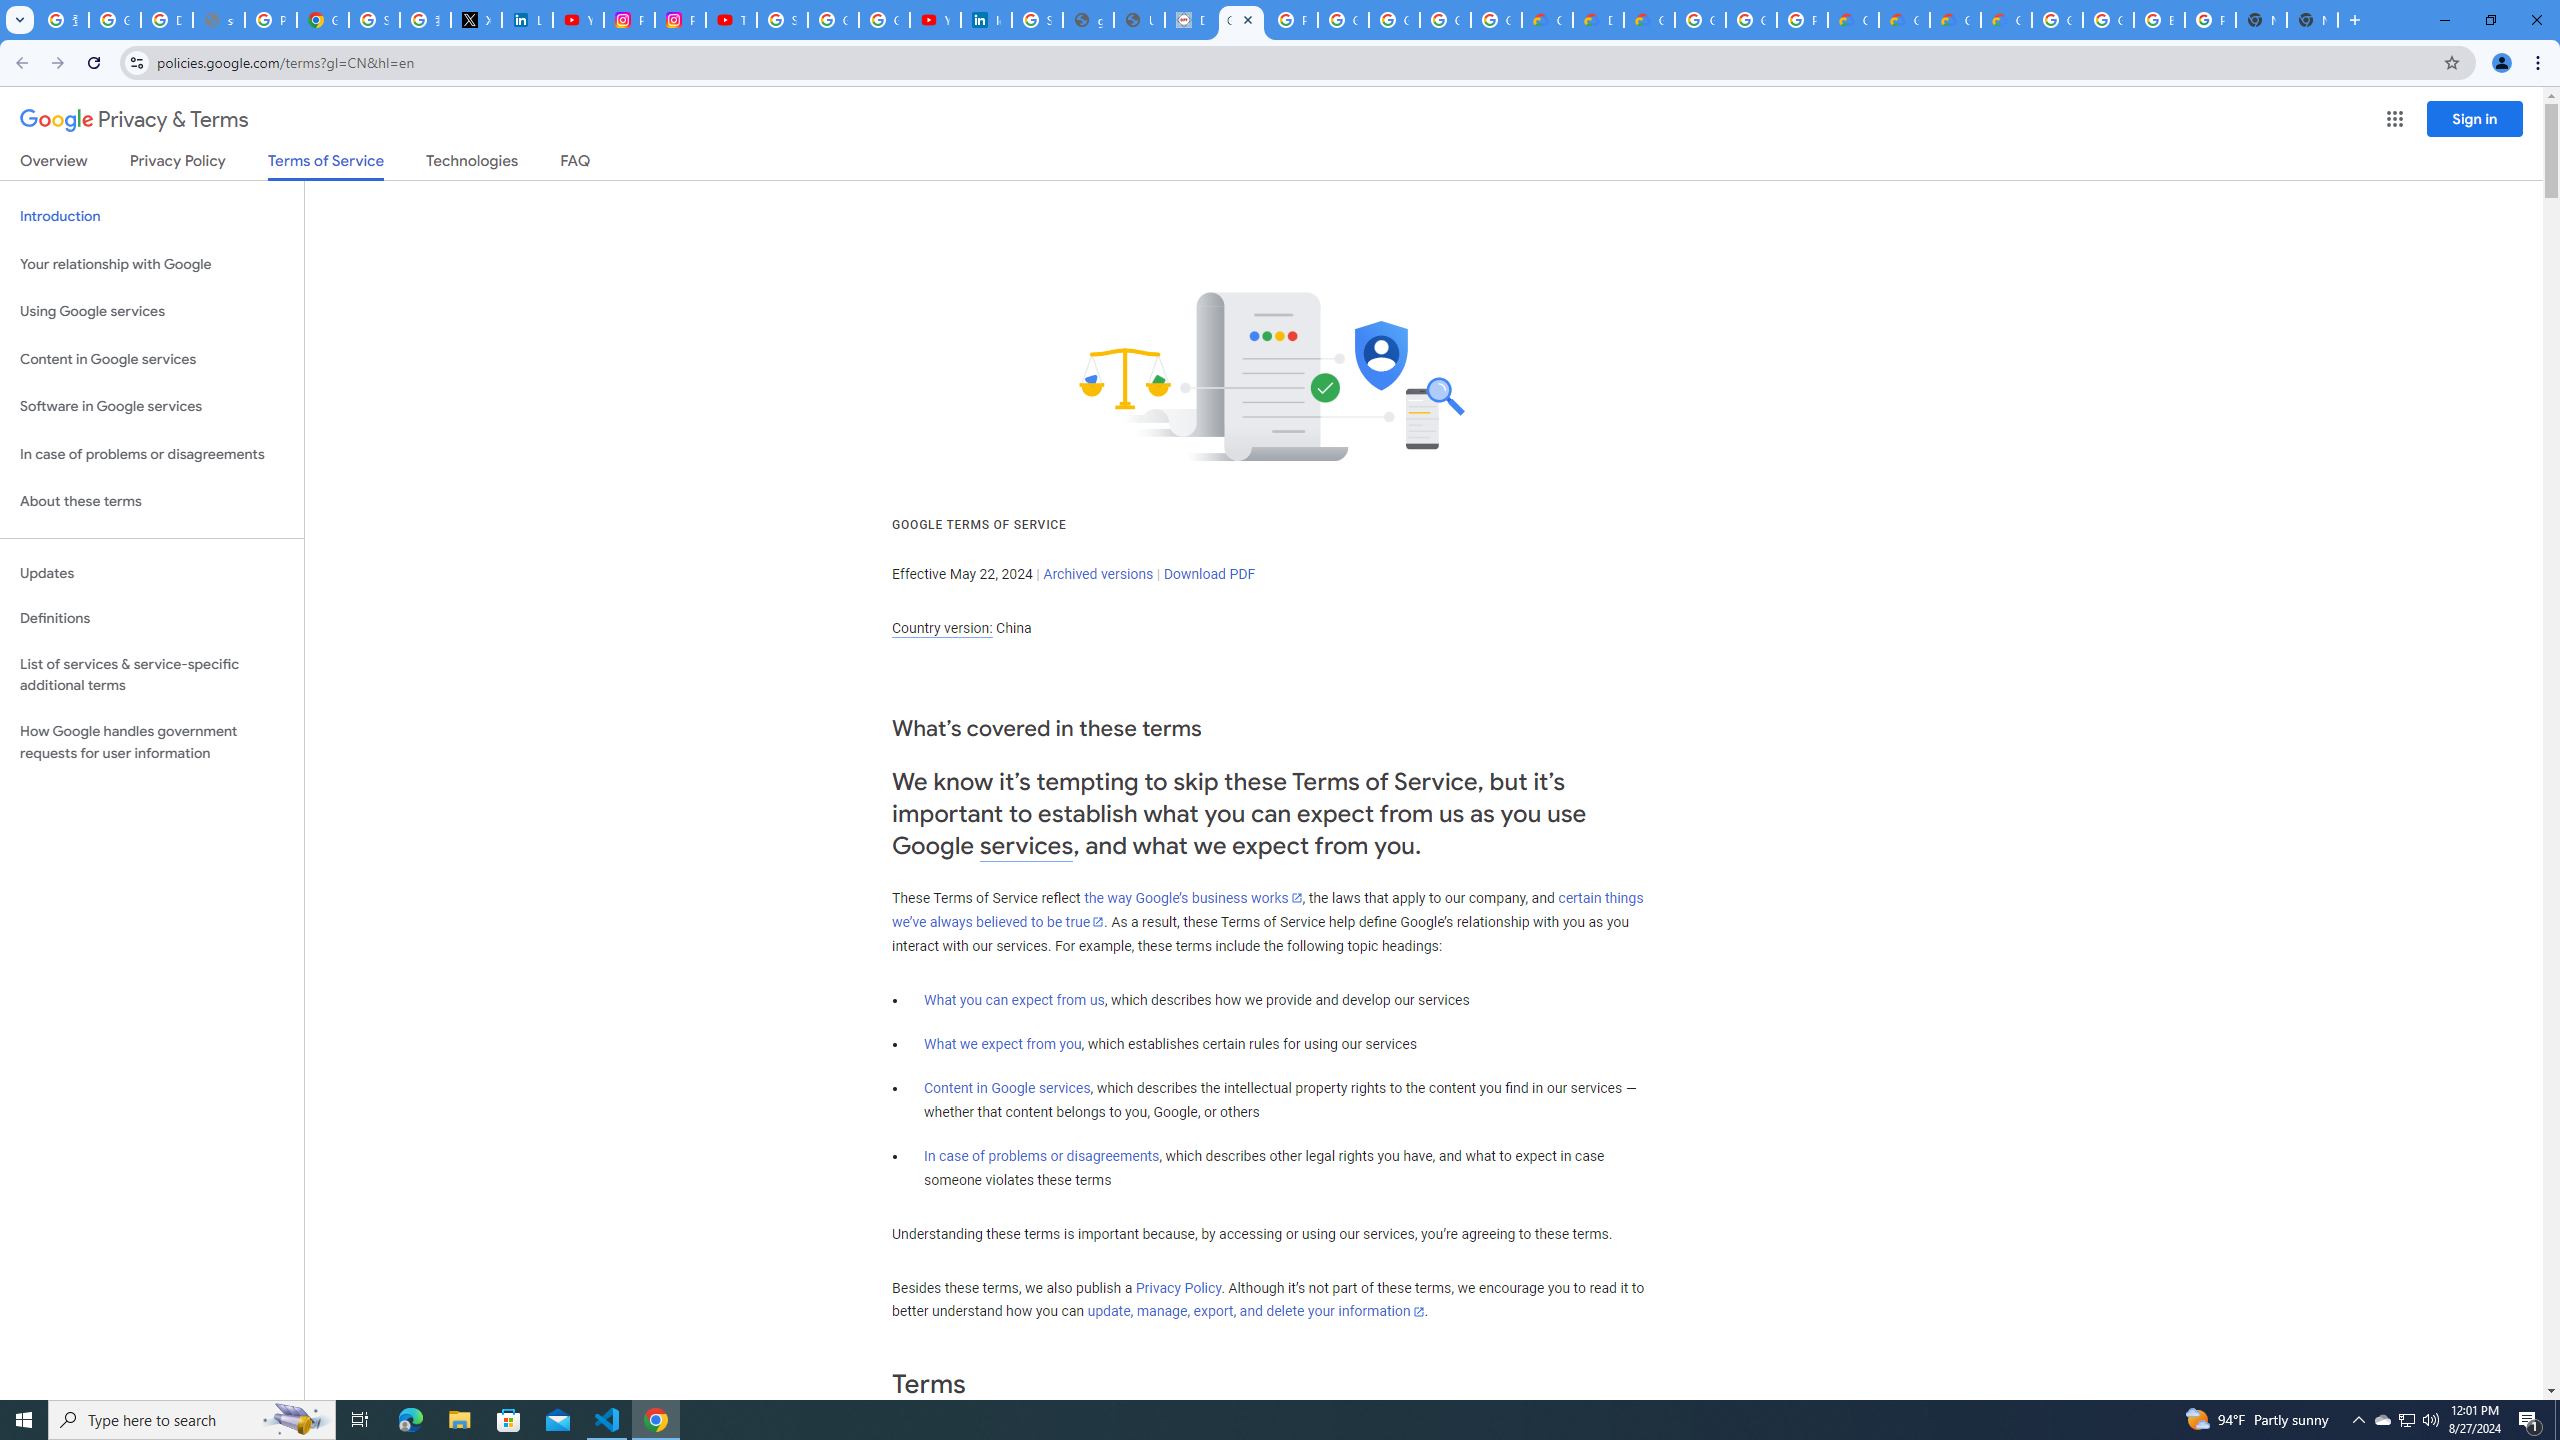 This screenshot has width=2560, height=1440. Describe the element at coordinates (375, 19) in the screenshot. I see `'Sign in - Google Accounts'` at that location.